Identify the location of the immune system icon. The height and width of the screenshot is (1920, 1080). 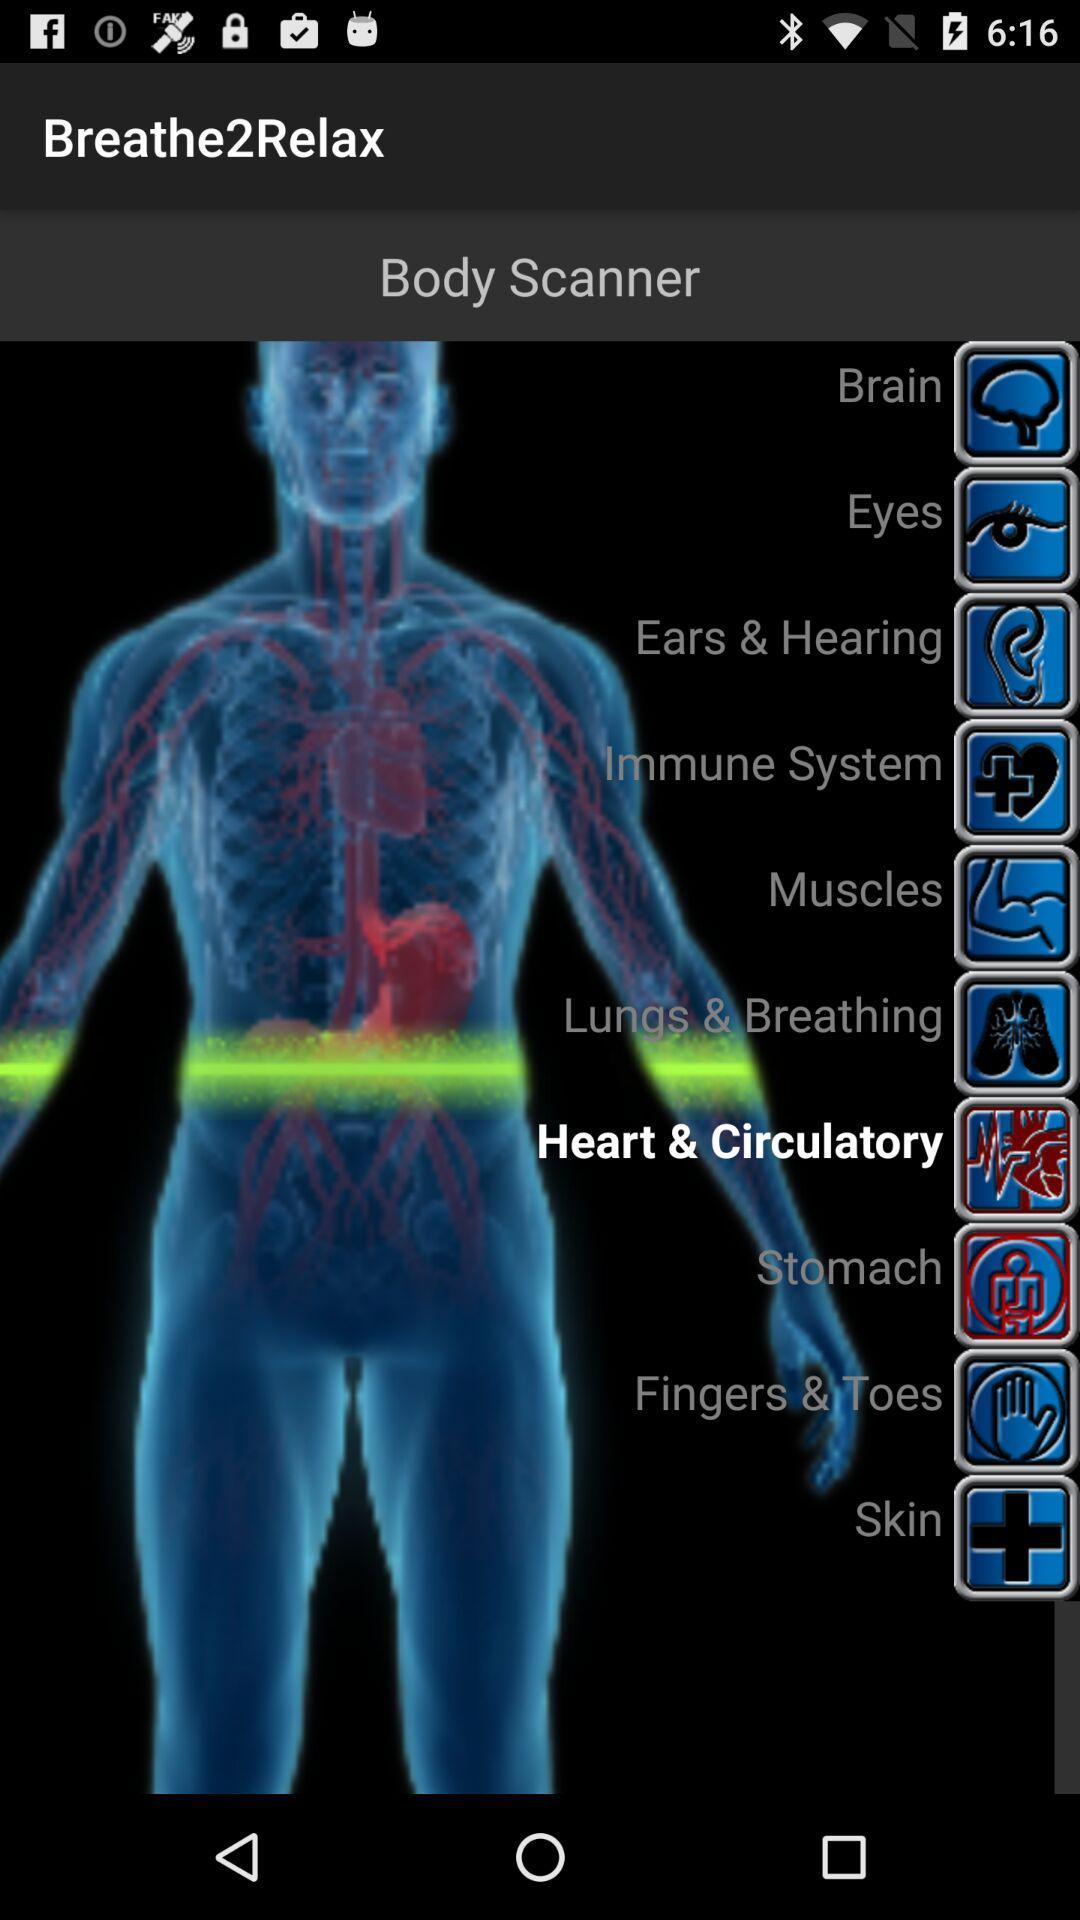
(1017, 781).